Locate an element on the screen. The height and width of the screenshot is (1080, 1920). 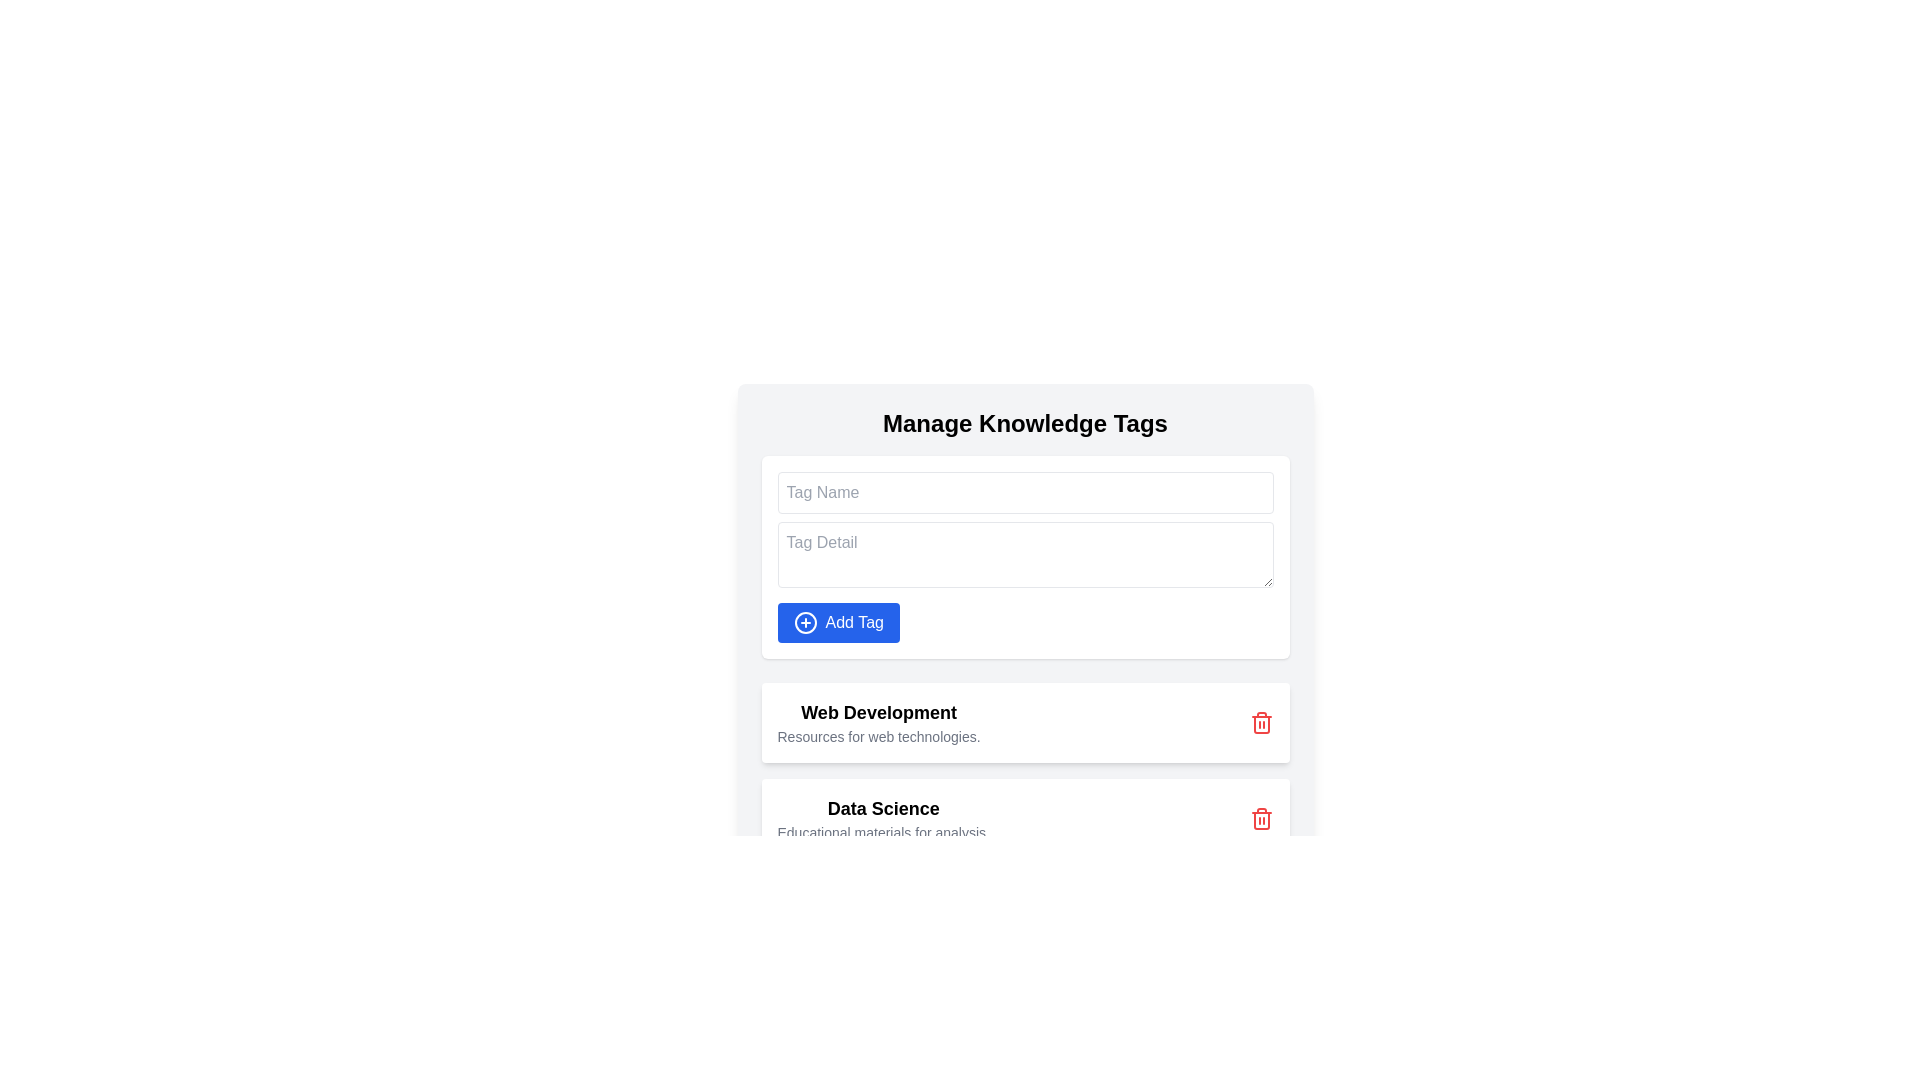
the outer circle icon boundary that triggers the addition of a new tag, located to the left of the text 'Add Tag' and above the tag list is located at coordinates (805, 622).